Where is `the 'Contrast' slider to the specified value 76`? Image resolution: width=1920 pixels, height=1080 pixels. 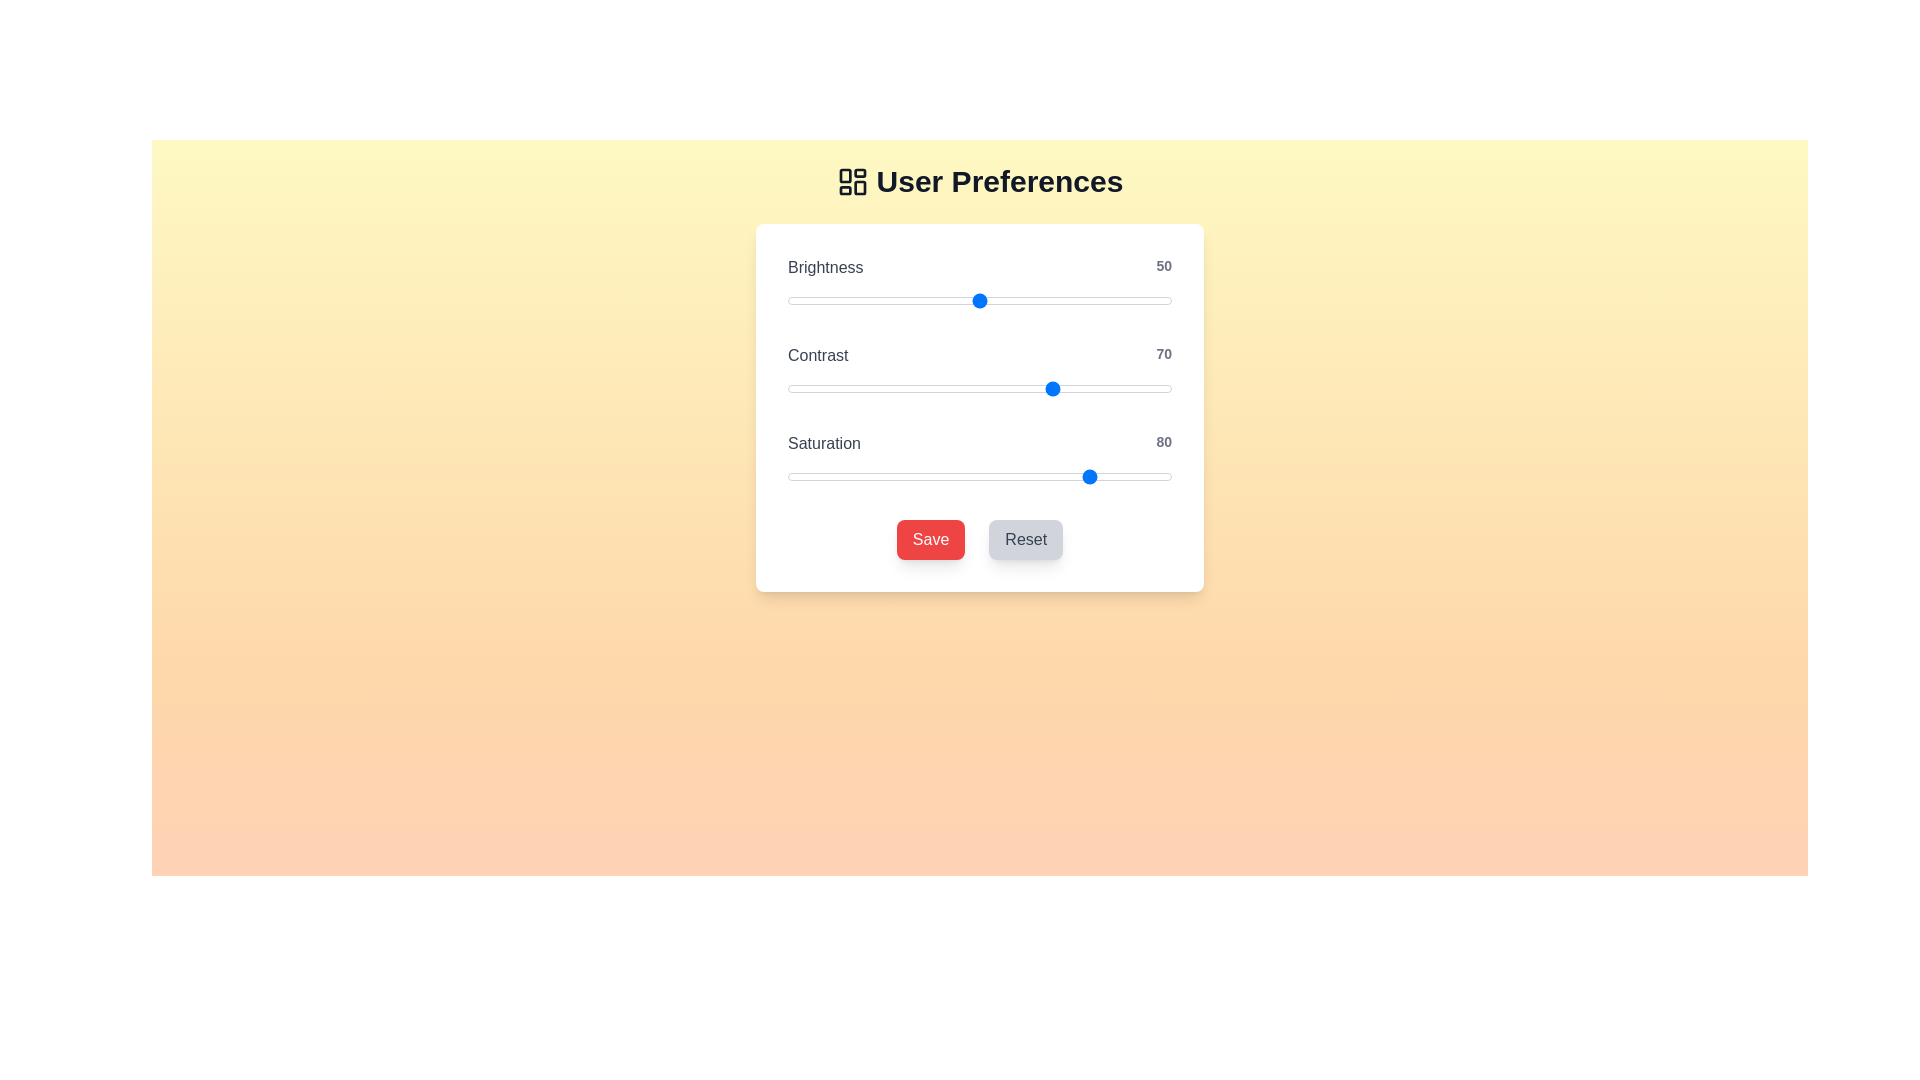 the 'Contrast' slider to the specified value 76 is located at coordinates (1078, 389).